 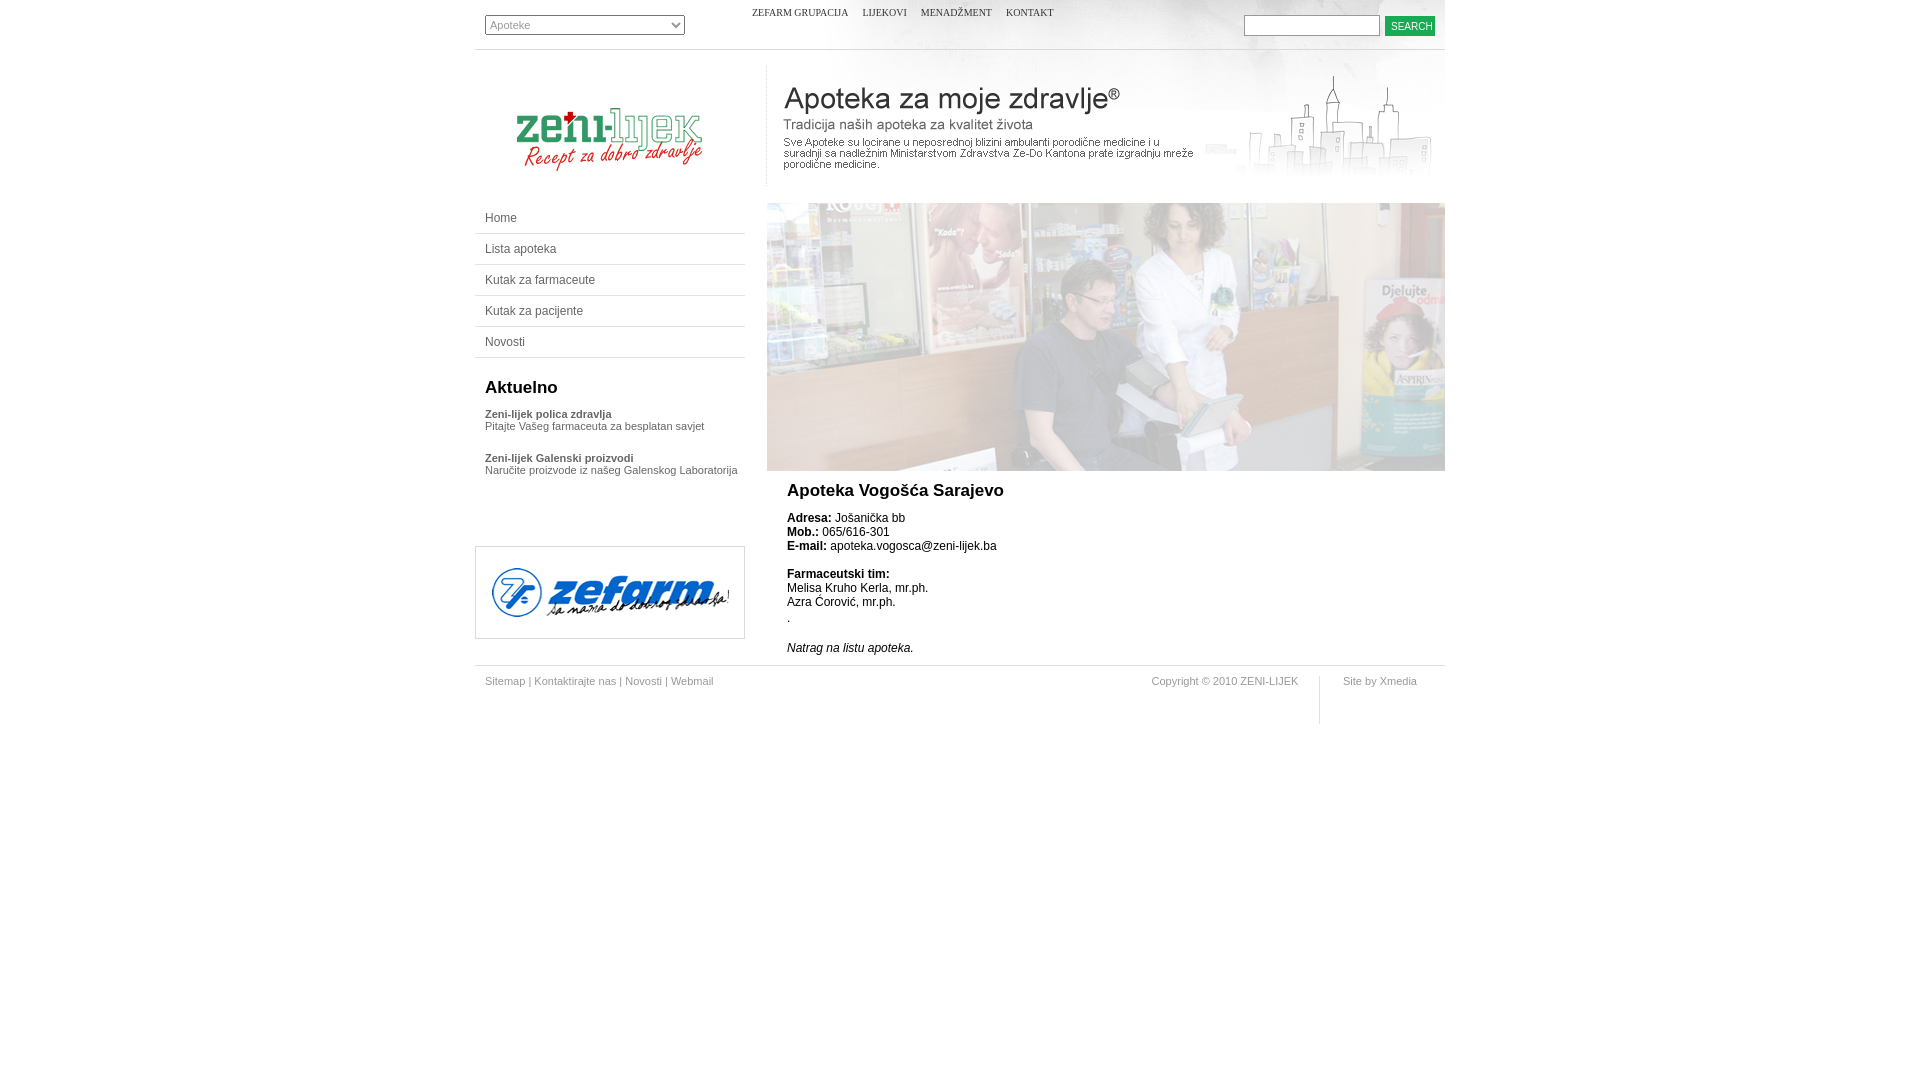 What do you see at coordinates (911, 546) in the screenshot?
I see `'apoteka.vogosca@zeni-lijek.ba'` at bounding box center [911, 546].